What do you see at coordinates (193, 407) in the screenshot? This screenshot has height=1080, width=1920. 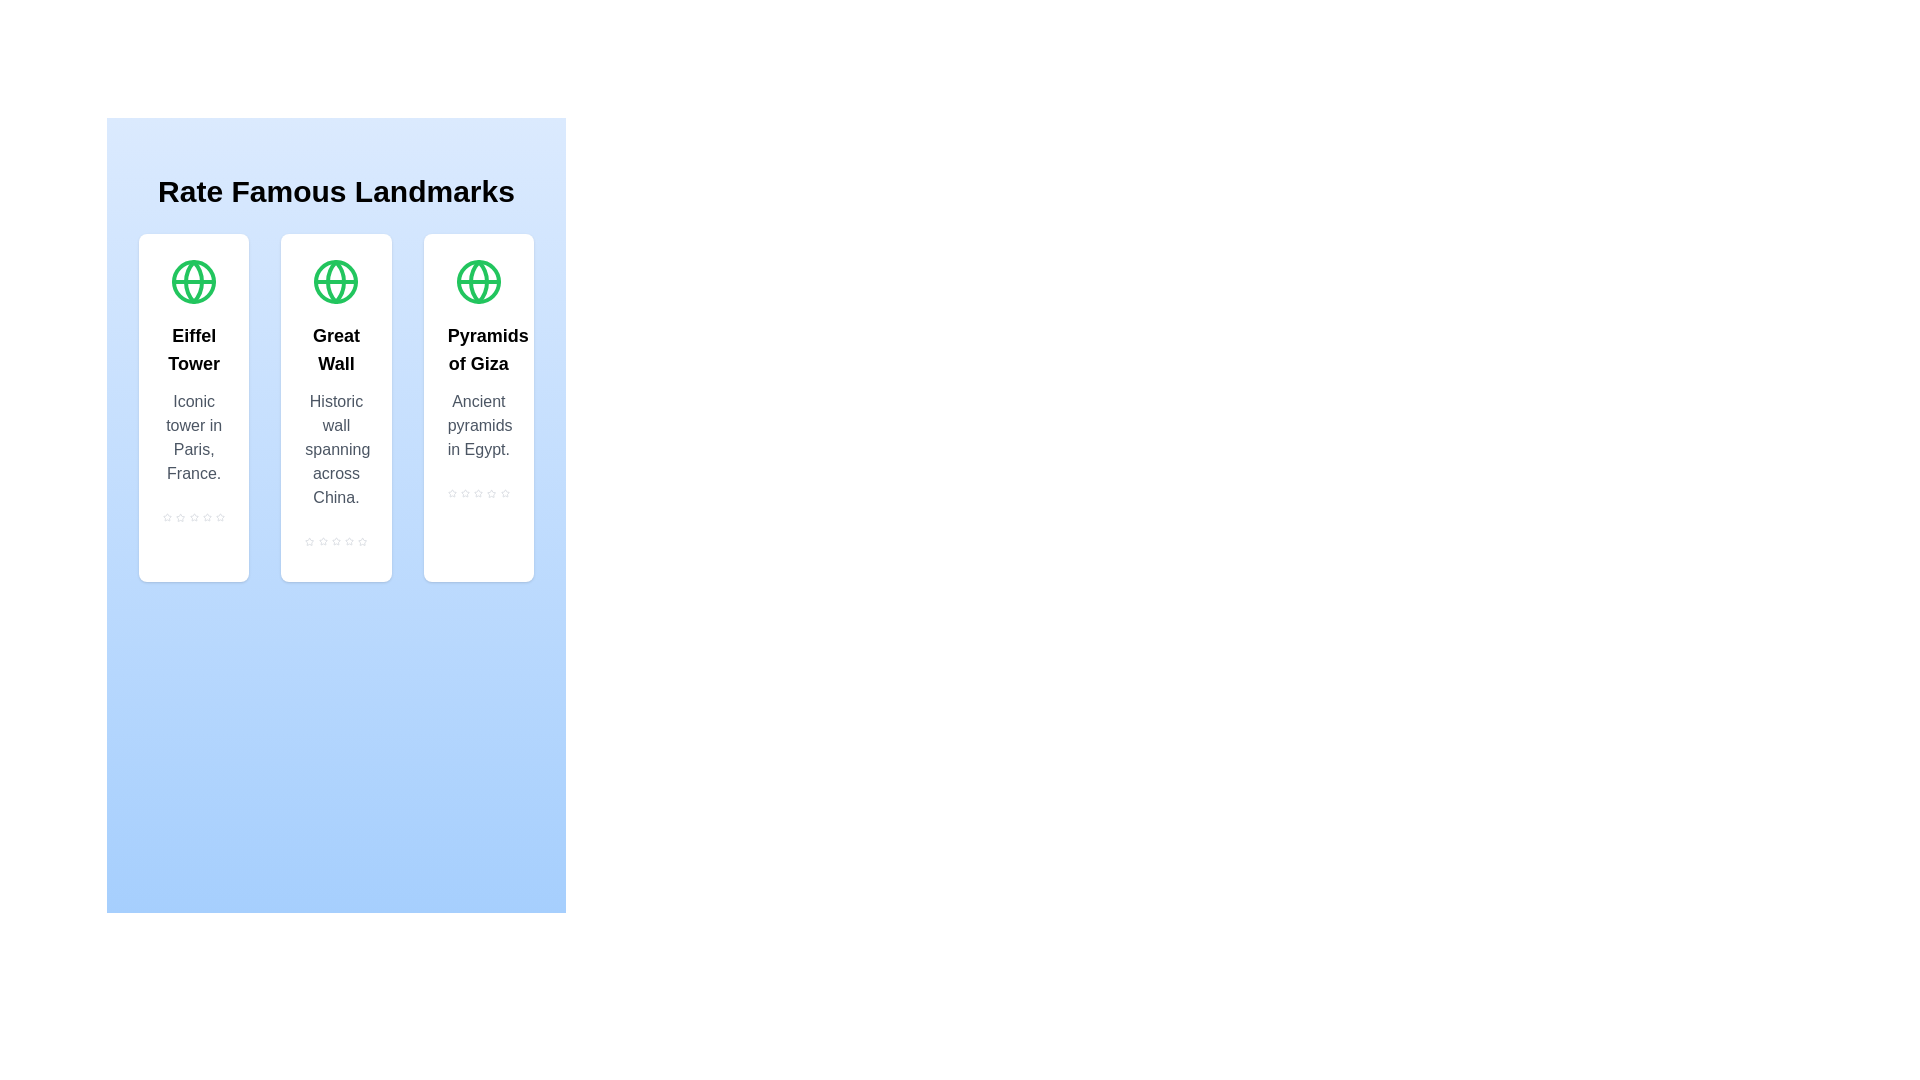 I see `the landmark card for Eiffel Tower to view its hover effect` at bounding box center [193, 407].